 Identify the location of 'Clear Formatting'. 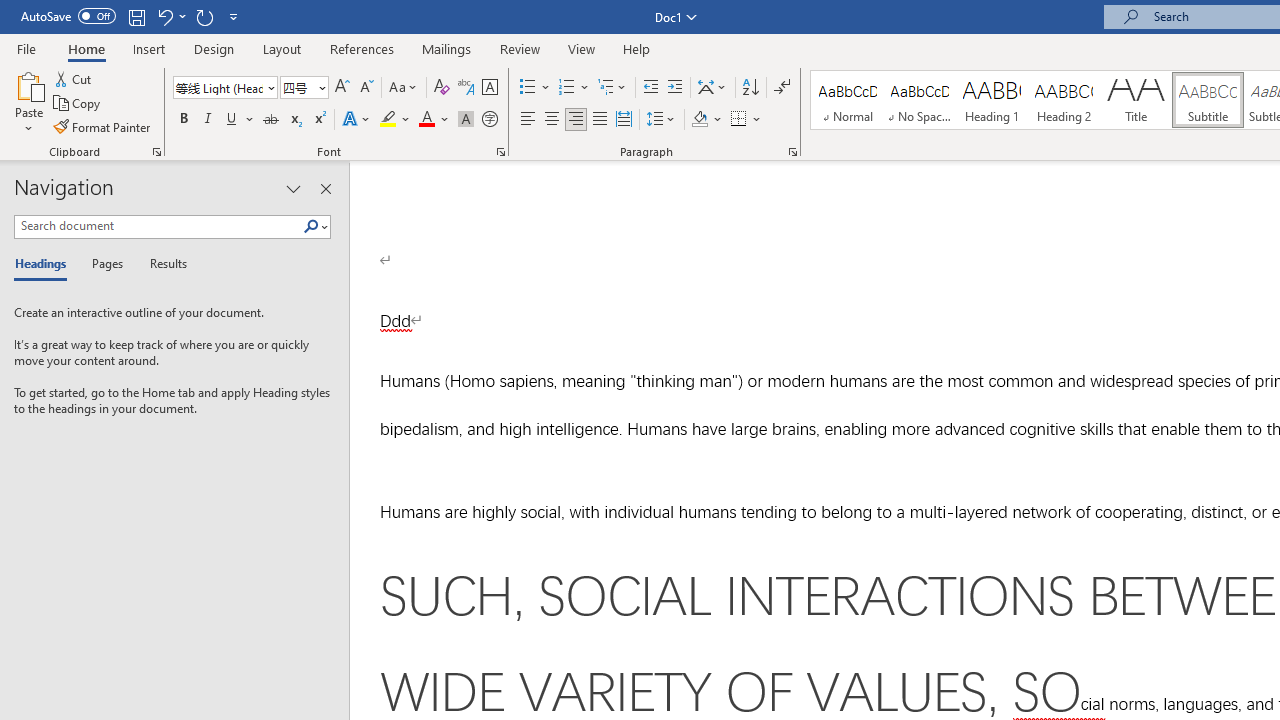
(441, 86).